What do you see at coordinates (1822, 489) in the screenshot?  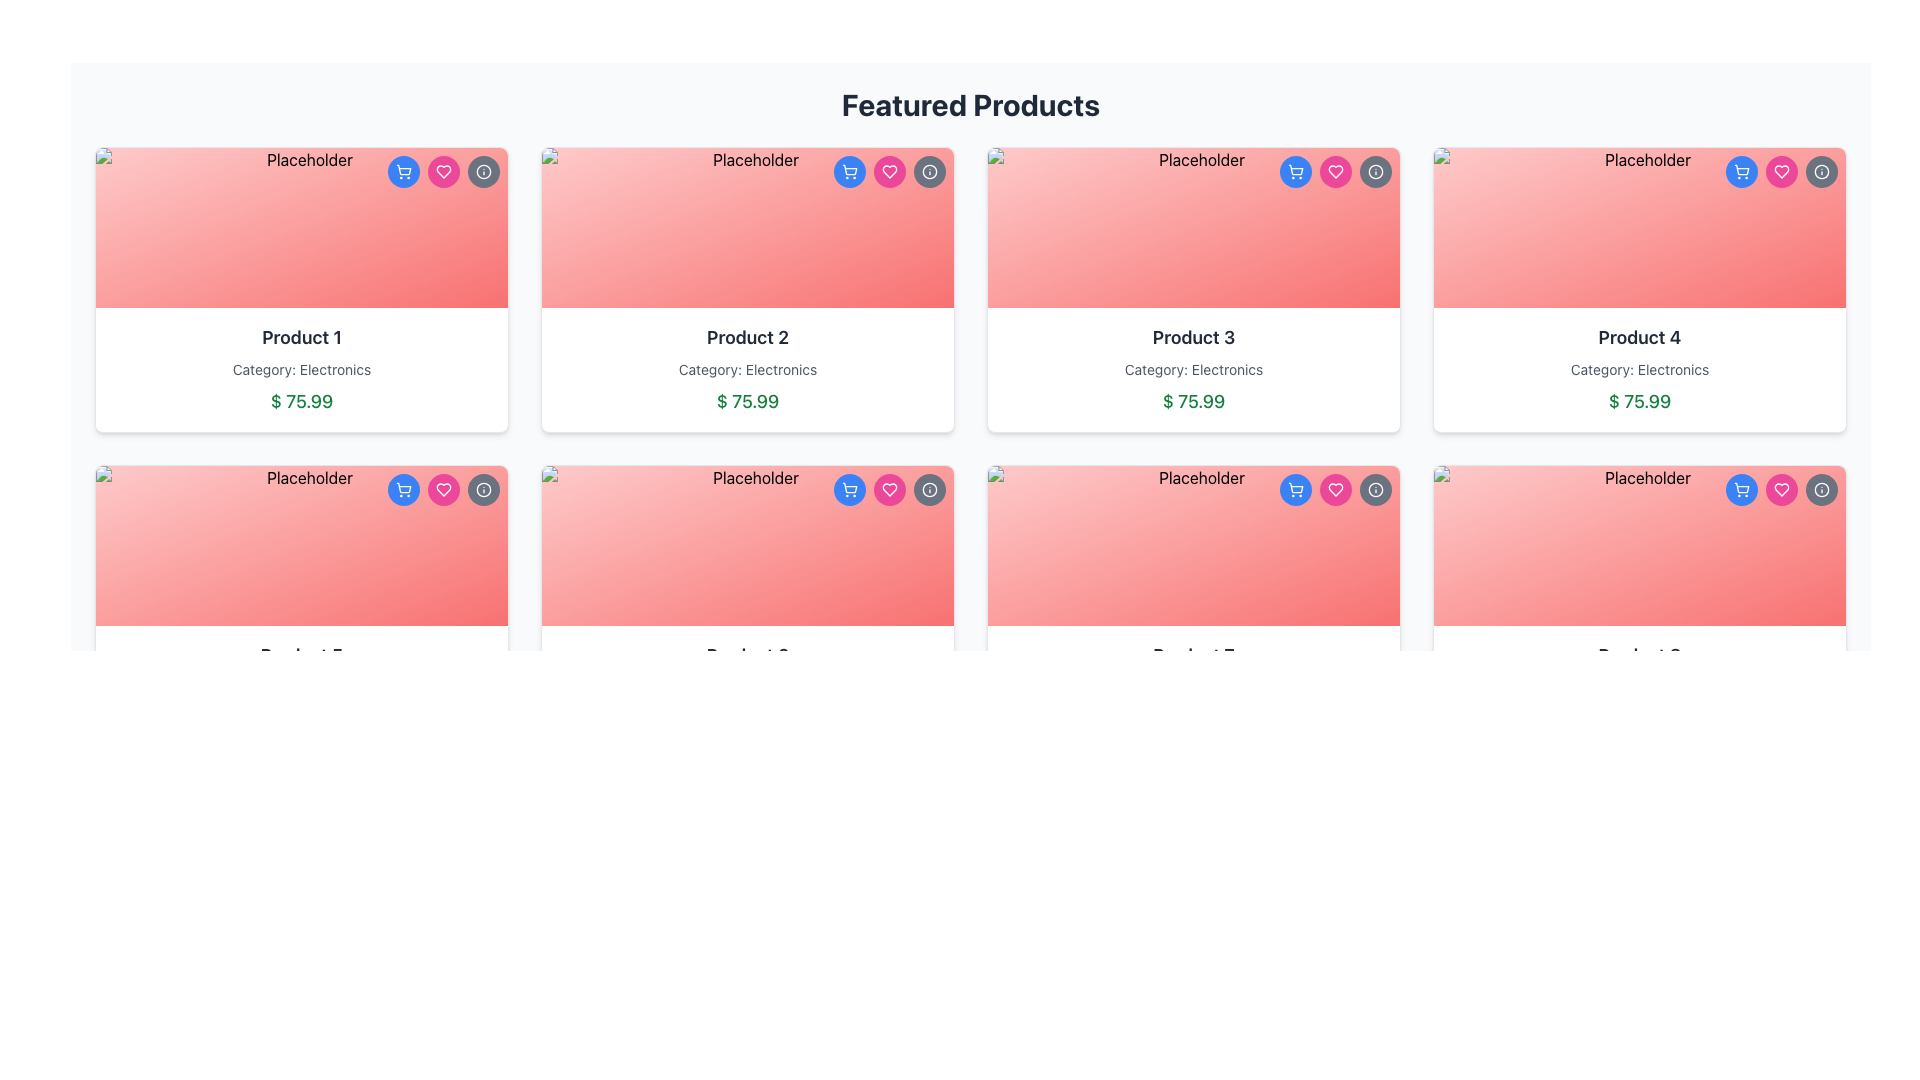 I see `the information button located in the top-right corner of the 'Product 4' card` at bounding box center [1822, 489].